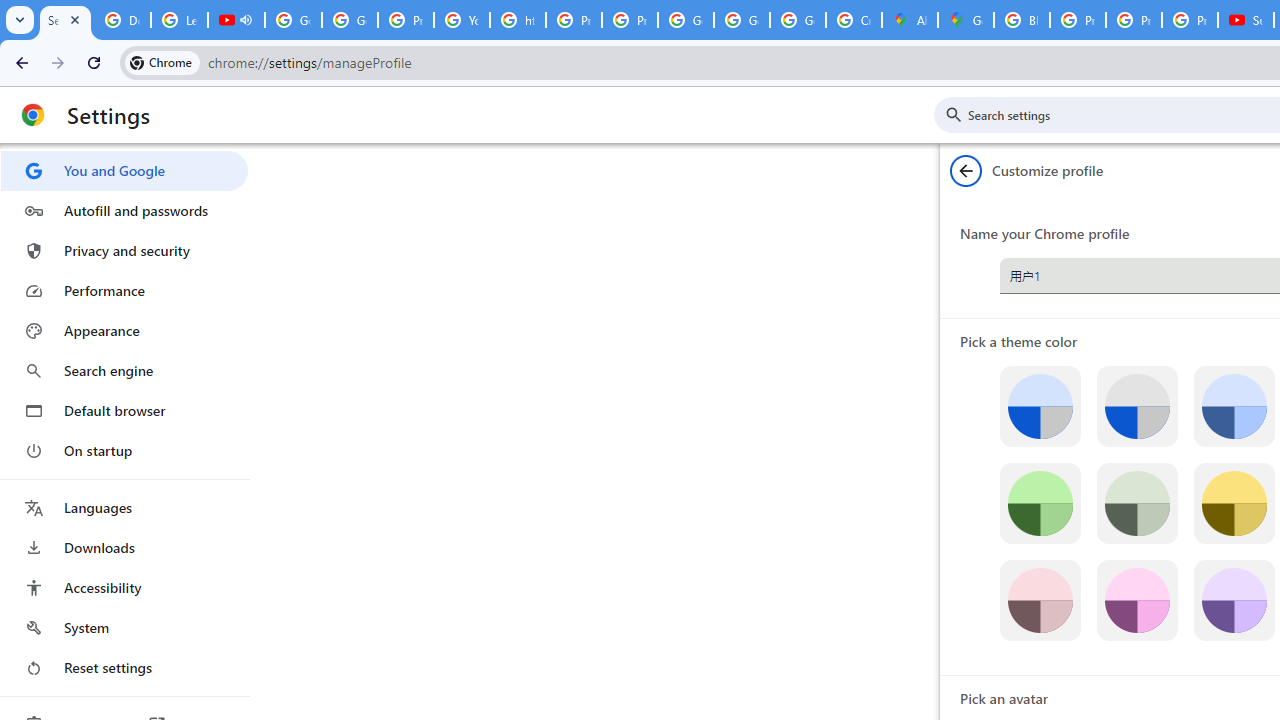 The height and width of the screenshot is (720, 1280). What do you see at coordinates (1022, 20) in the screenshot?
I see `'Blogger Policies and Guidelines - Transparency Center'` at bounding box center [1022, 20].